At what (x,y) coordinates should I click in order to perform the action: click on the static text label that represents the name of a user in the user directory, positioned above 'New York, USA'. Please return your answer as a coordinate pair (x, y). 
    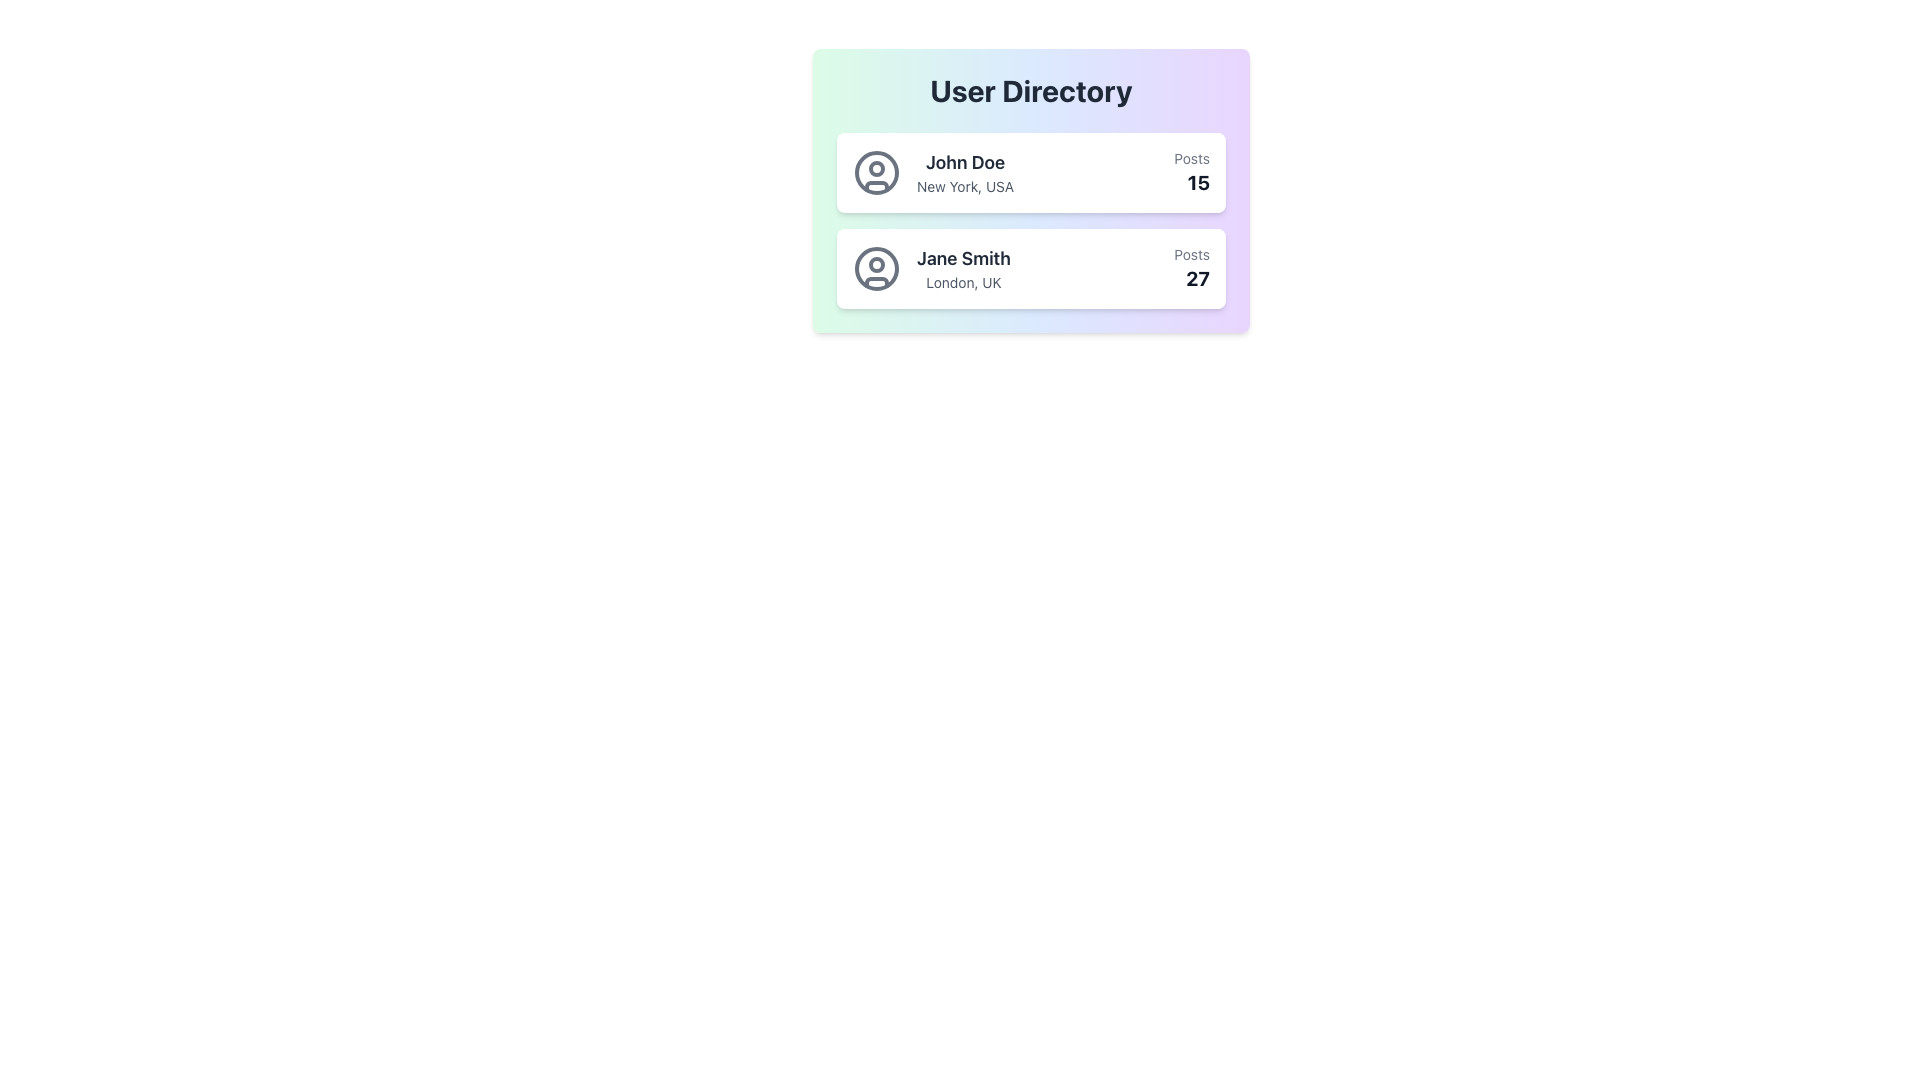
    Looking at the image, I should click on (965, 161).